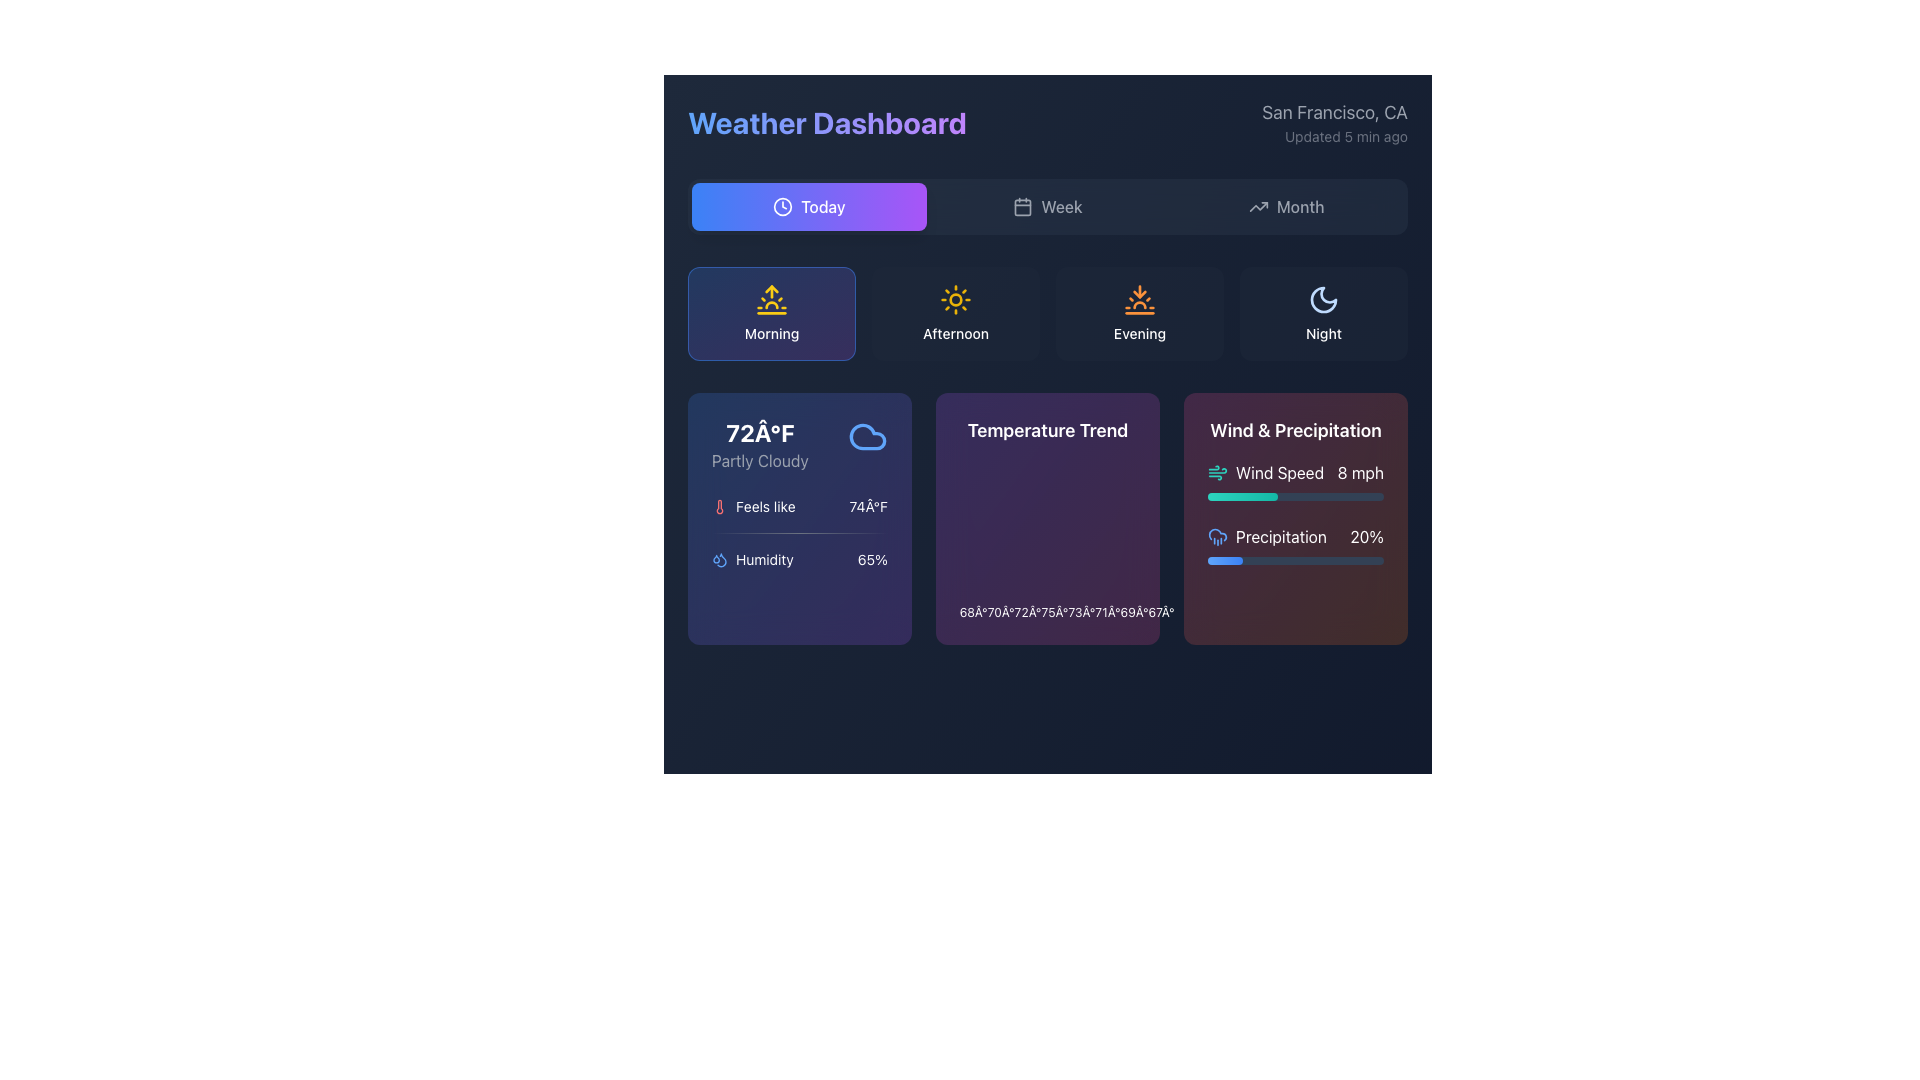 The width and height of the screenshot is (1920, 1080). Describe the element at coordinates (1046, 540) in the screenshot. I see `the Data visualization component, which is a rectangular placeholder with a gradient background and contains a series of numerical values formatted as temperatures, located in the 'Temperature Trend' section` at that location.